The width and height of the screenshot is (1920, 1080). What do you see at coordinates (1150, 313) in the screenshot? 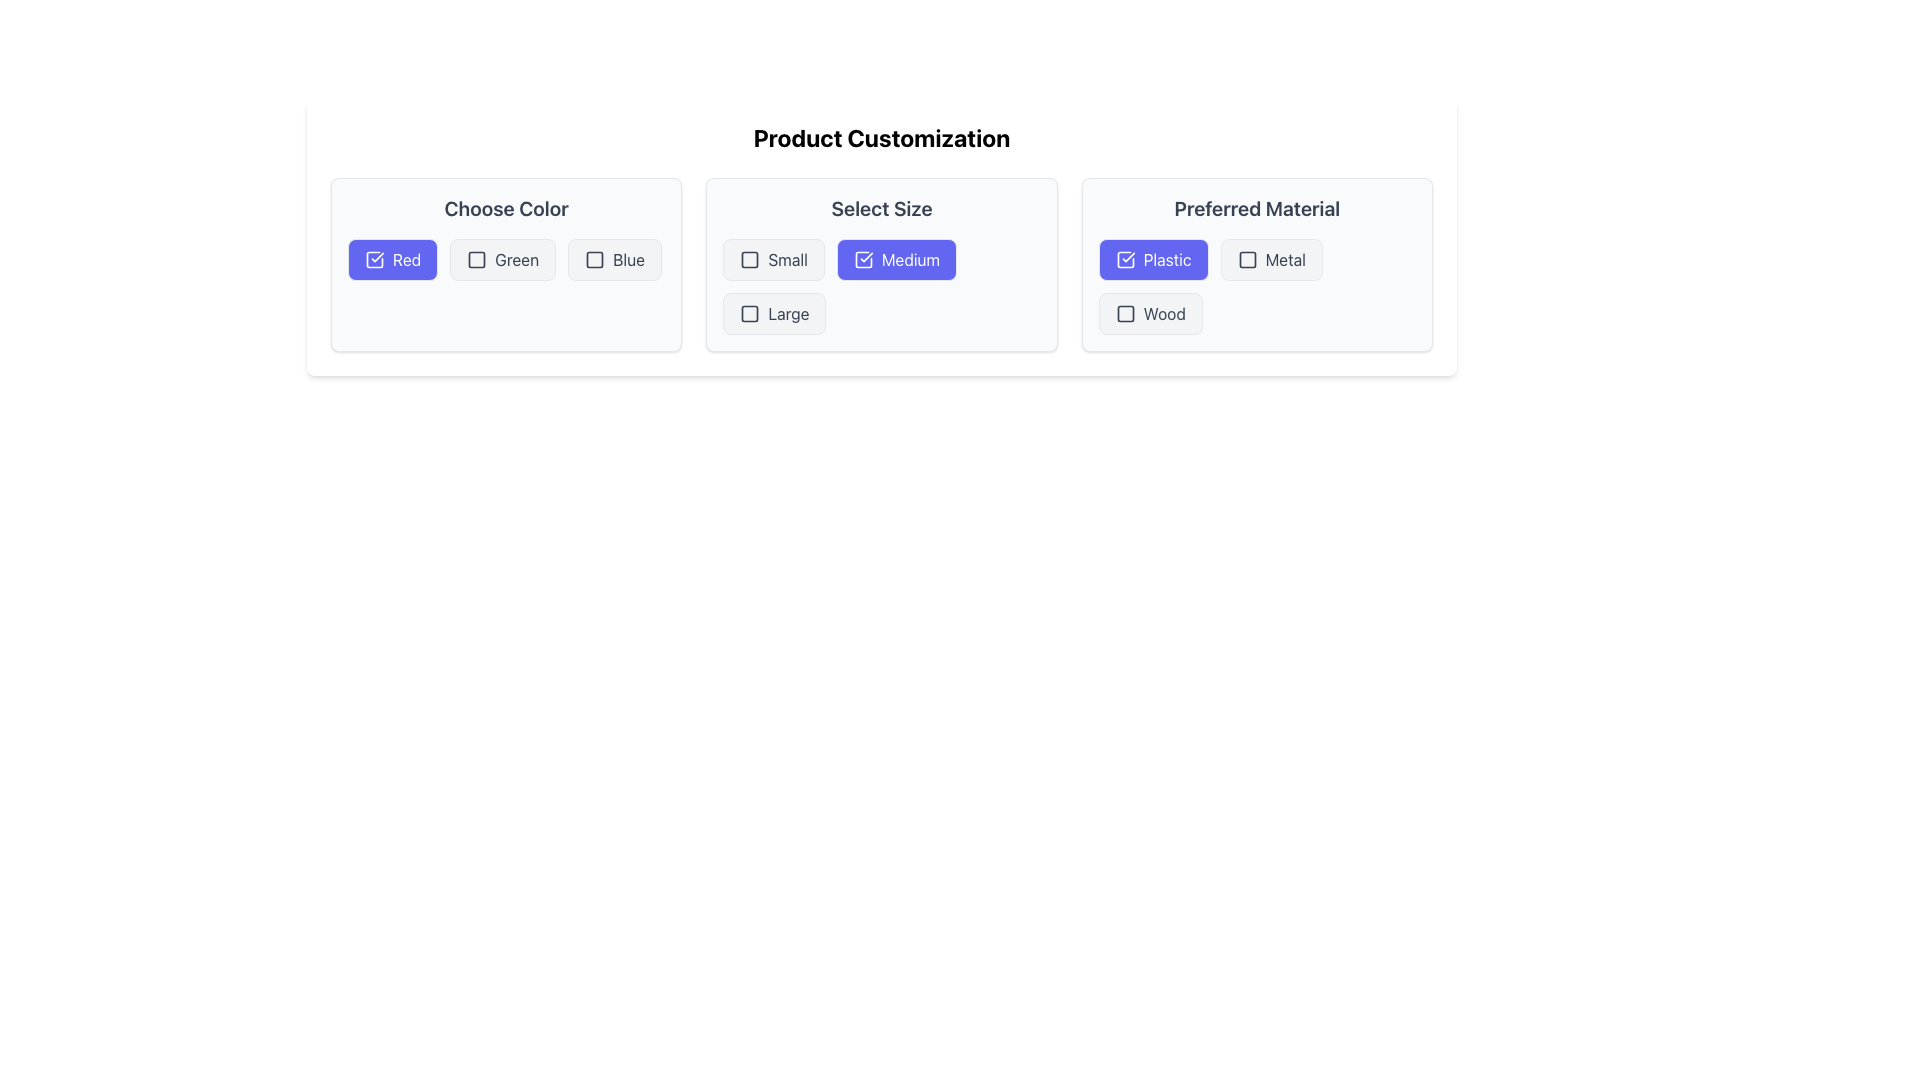
I see `the checkbox labeled 'Wood' located in the 'Preferred Material' section` at bounding box center [1150, 313].